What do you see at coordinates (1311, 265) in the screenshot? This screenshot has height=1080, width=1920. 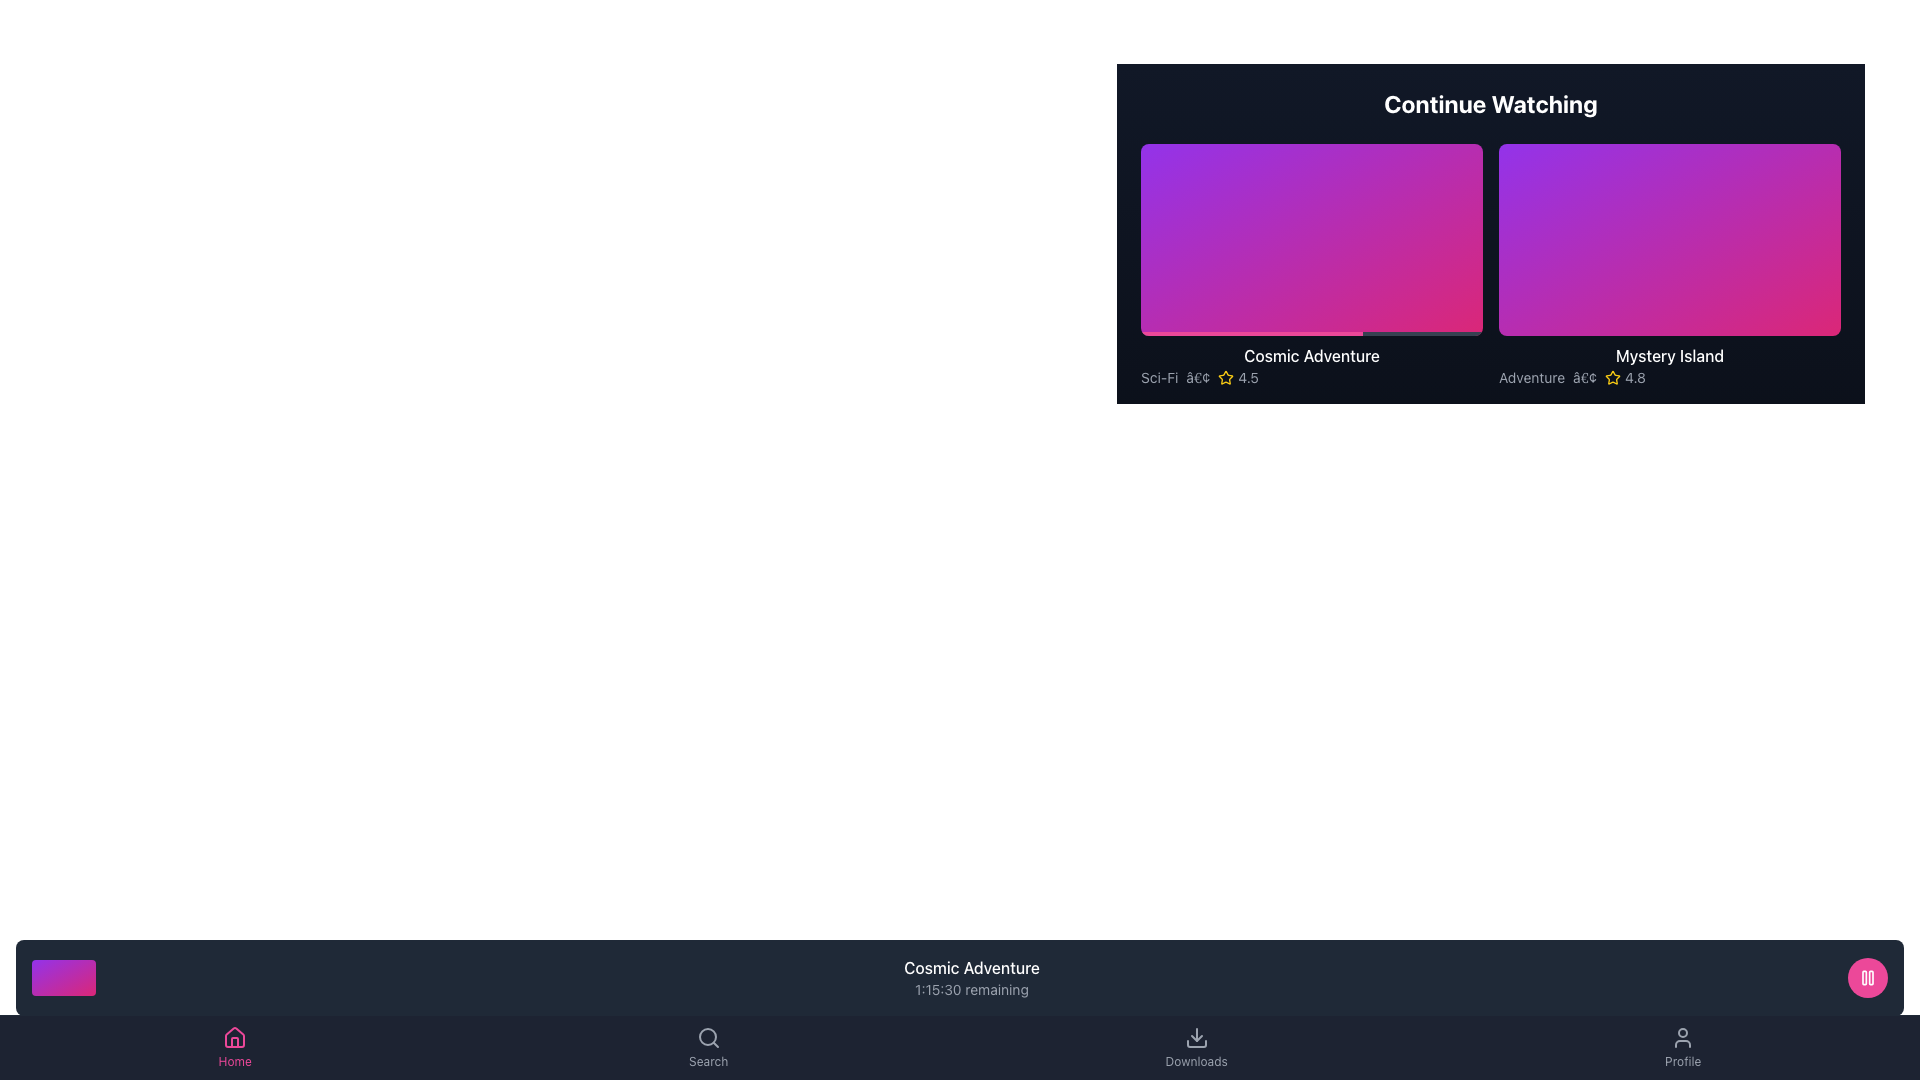 I see `the first card in the 'Continue Watching' section` at bounding box center [1311, 265].